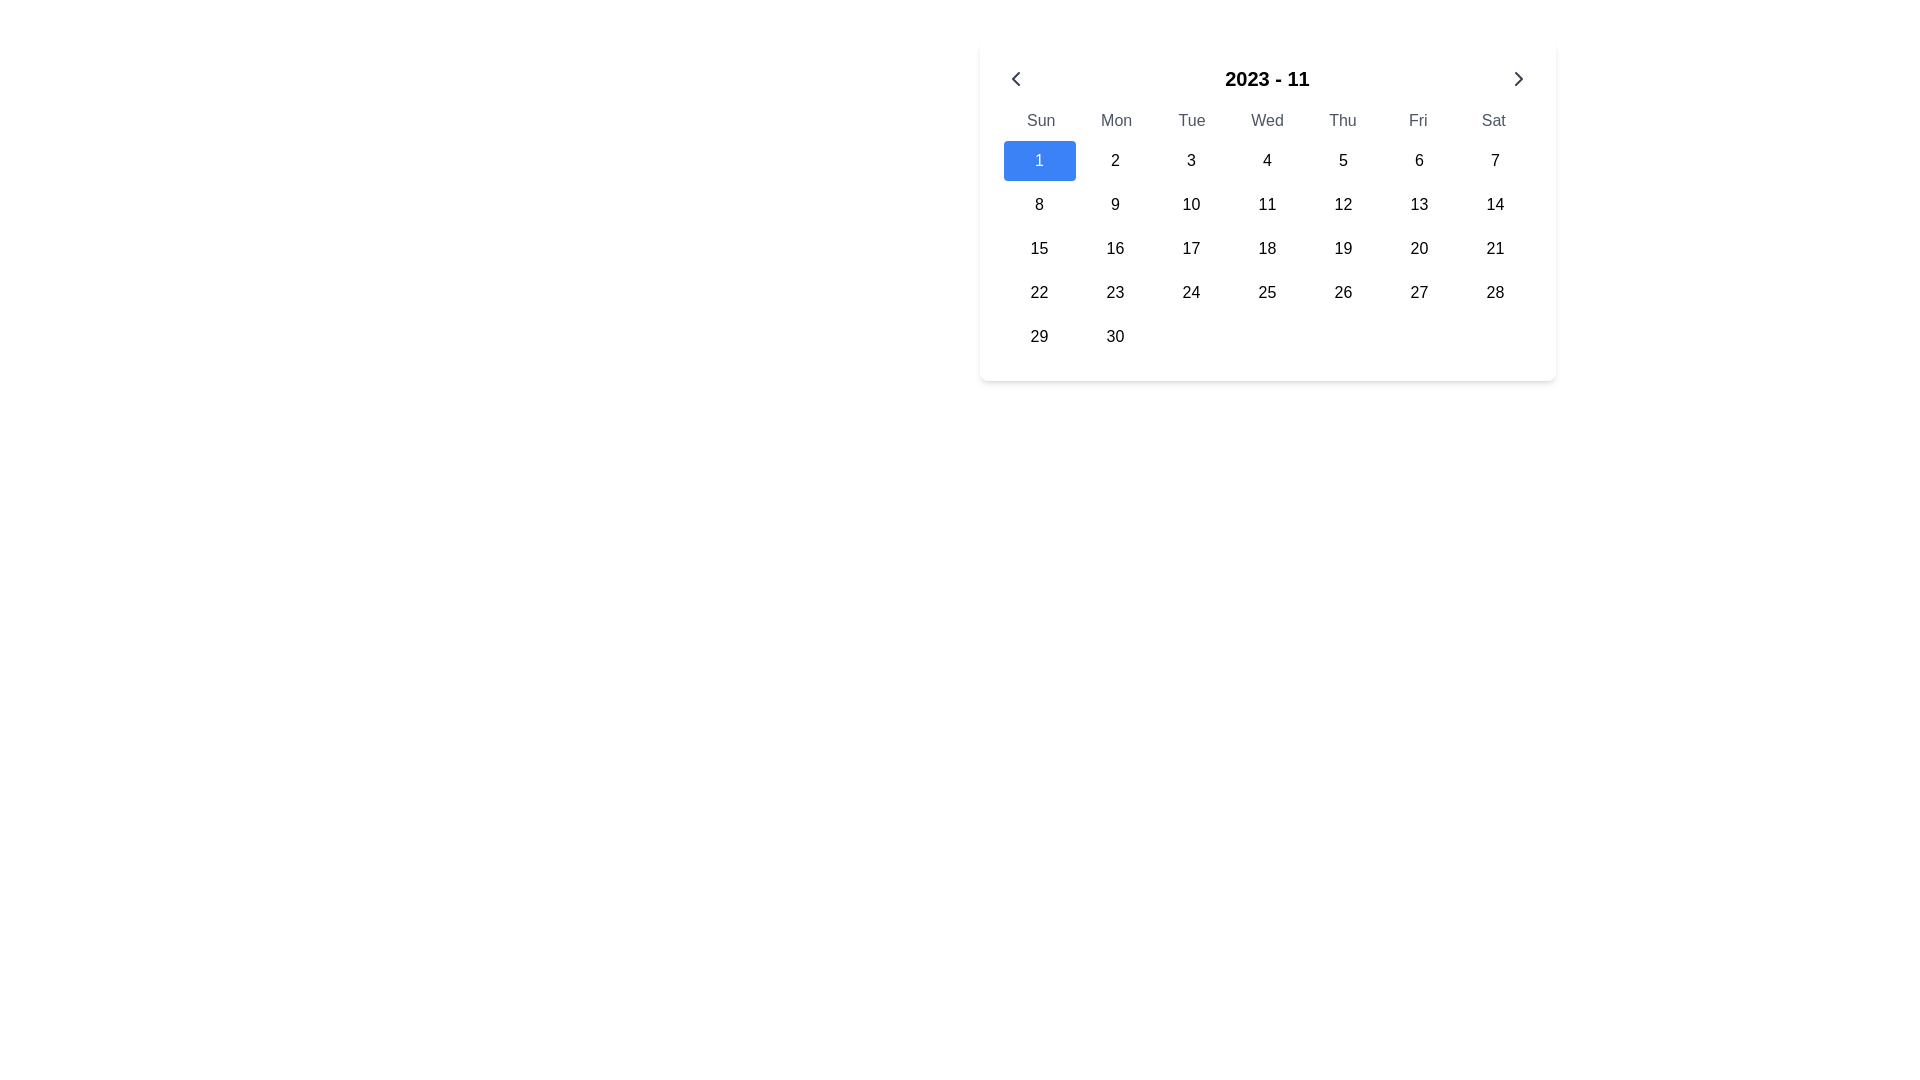 This screenshot has height=1080, width=1920. I want to click on the text element representing the abbreviation for Thursday in the calendar header, located after 'Wed' and before 'Fri', so click(1342, 120).